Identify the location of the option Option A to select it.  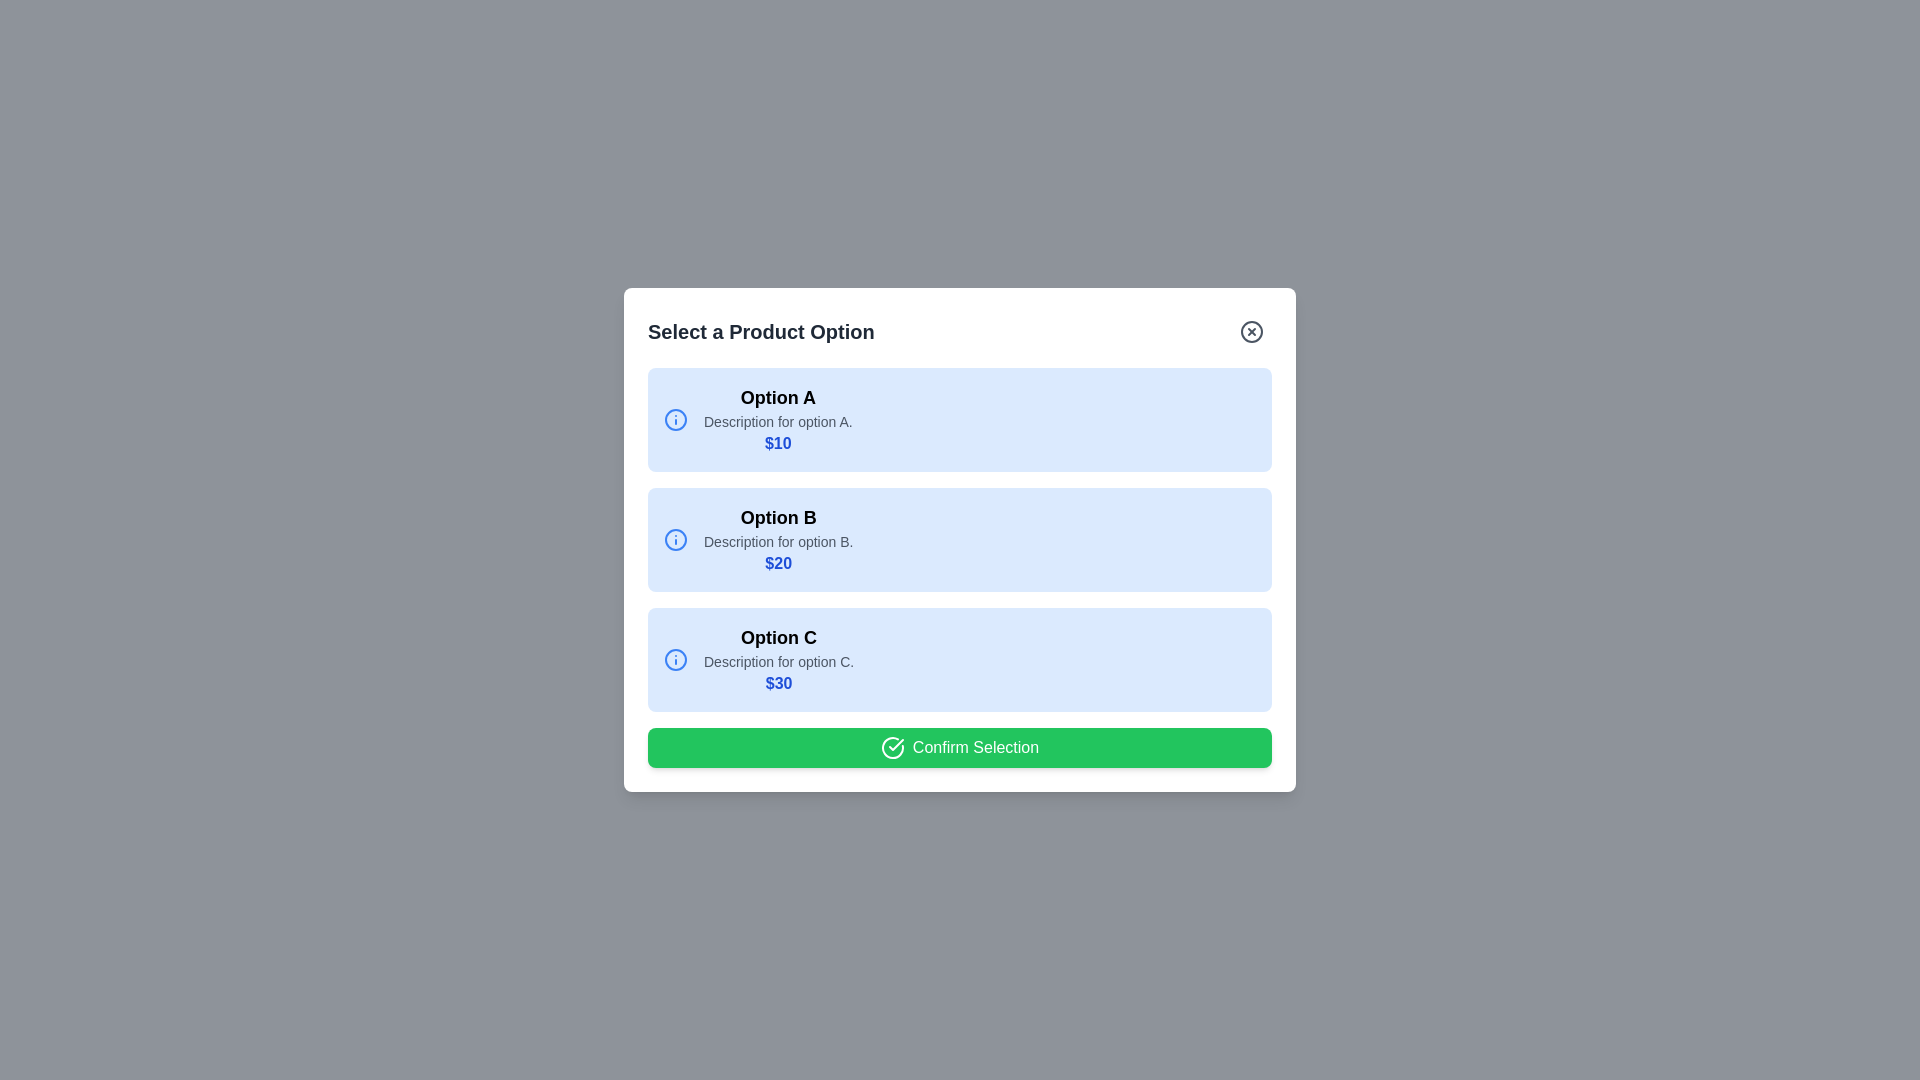
(960, 419).